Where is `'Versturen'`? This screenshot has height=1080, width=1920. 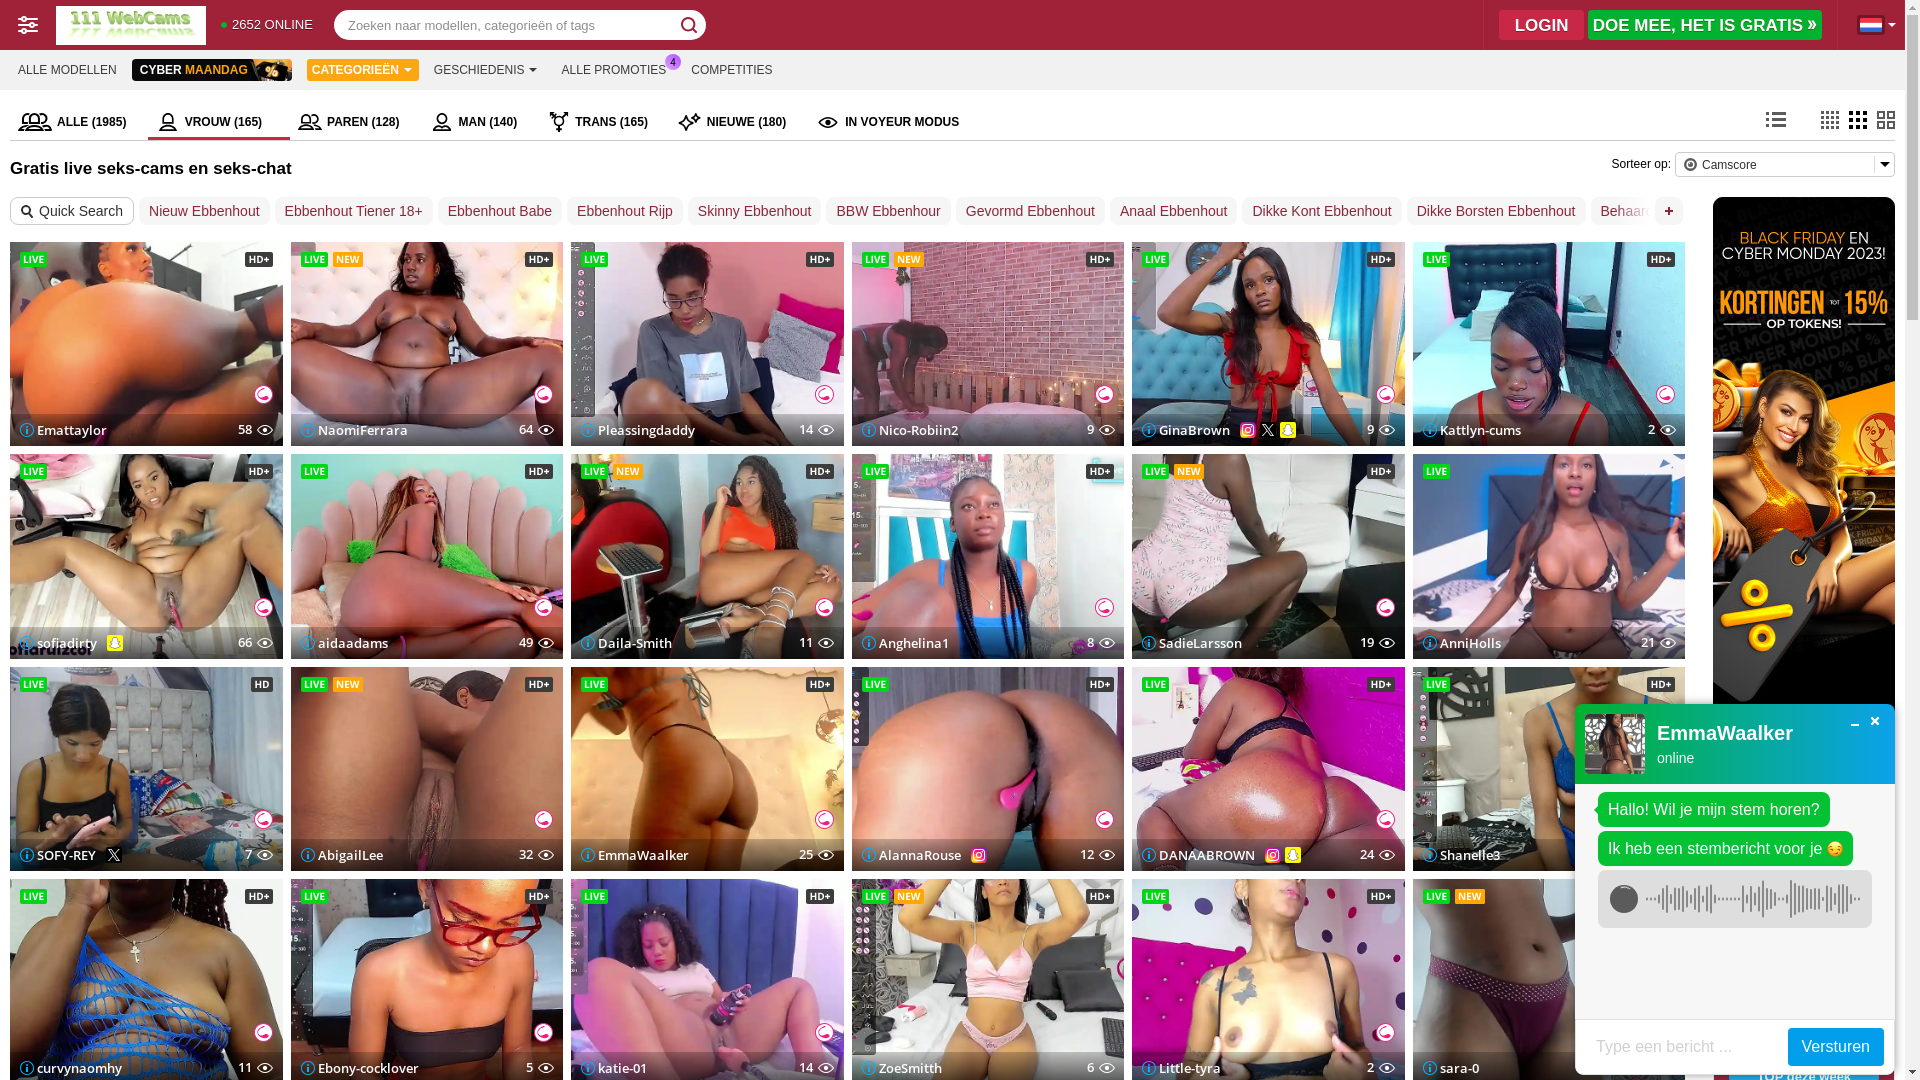
'Versturen' is located at coordinates (1836, 1045).